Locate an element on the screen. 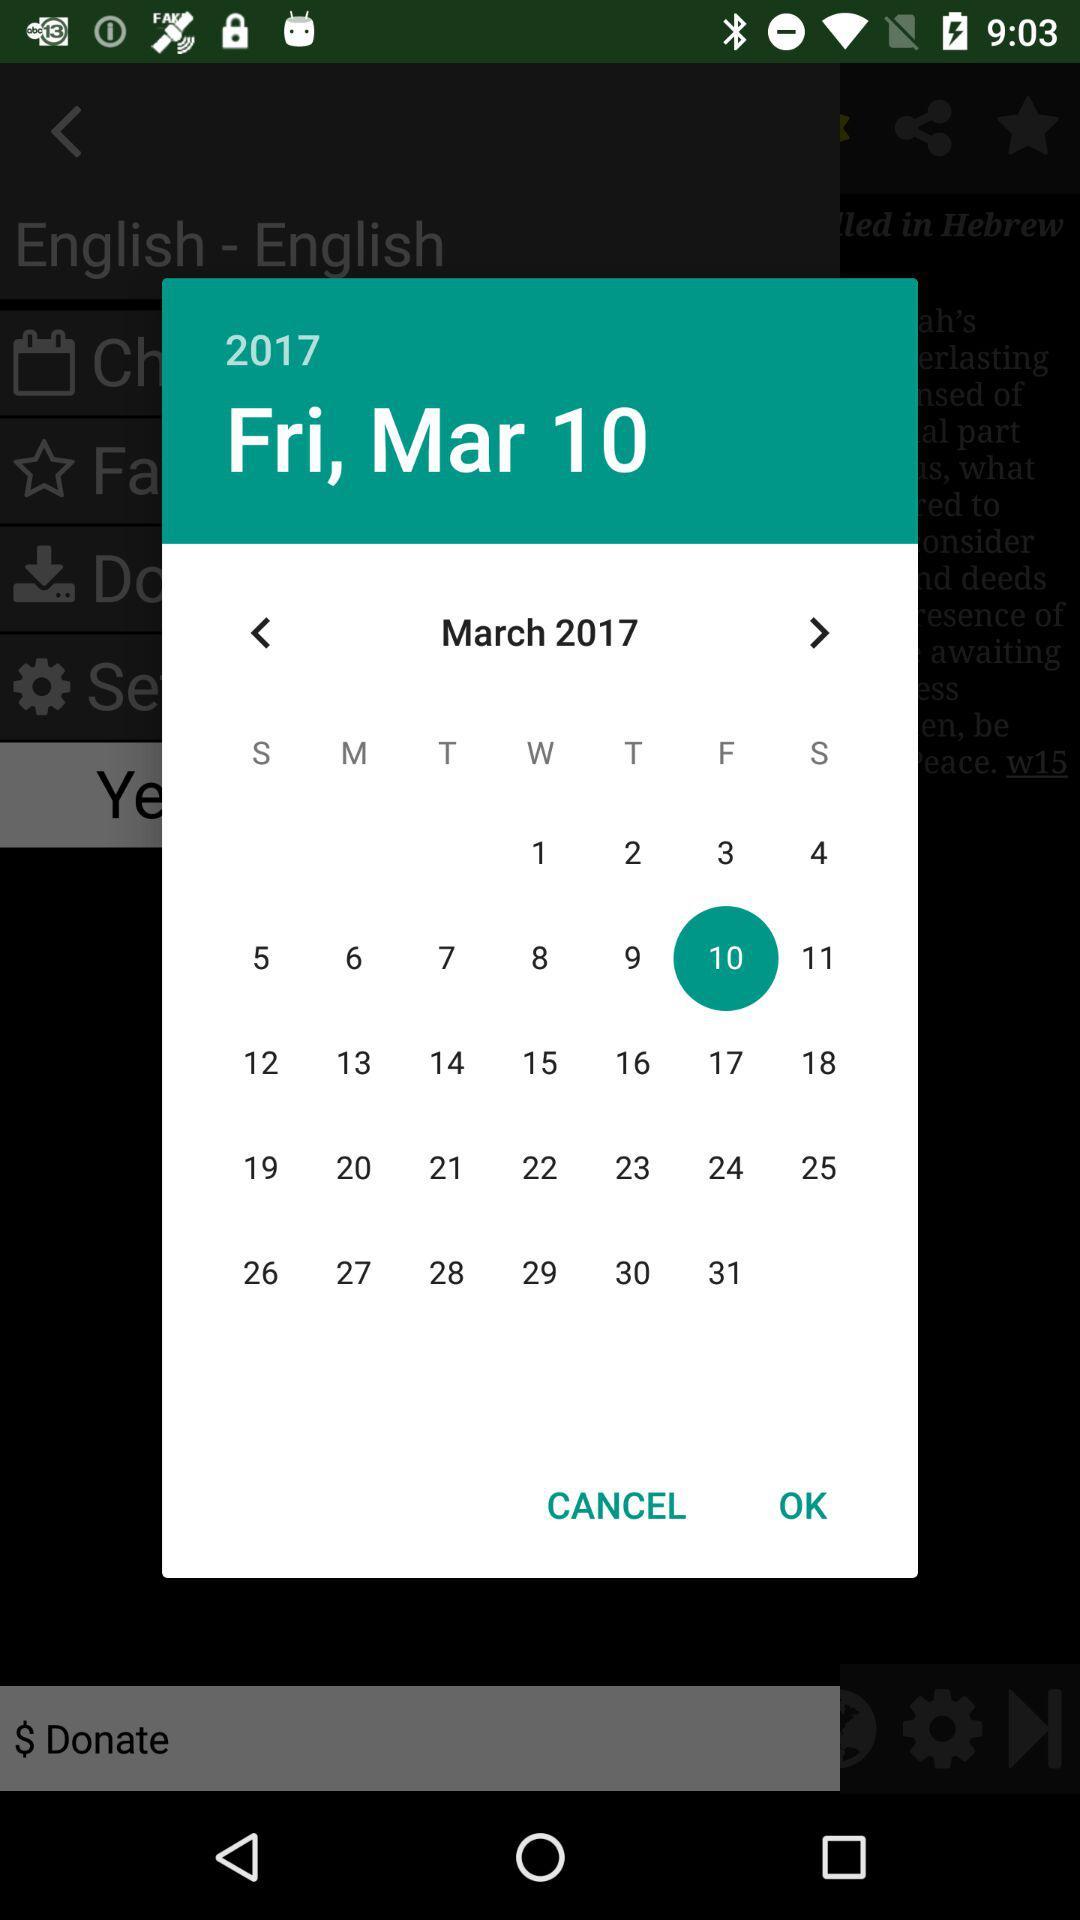 The width and height of the screenshot is (1080, 1920). item below the 2017 icon is located at coordinates (436, 435).